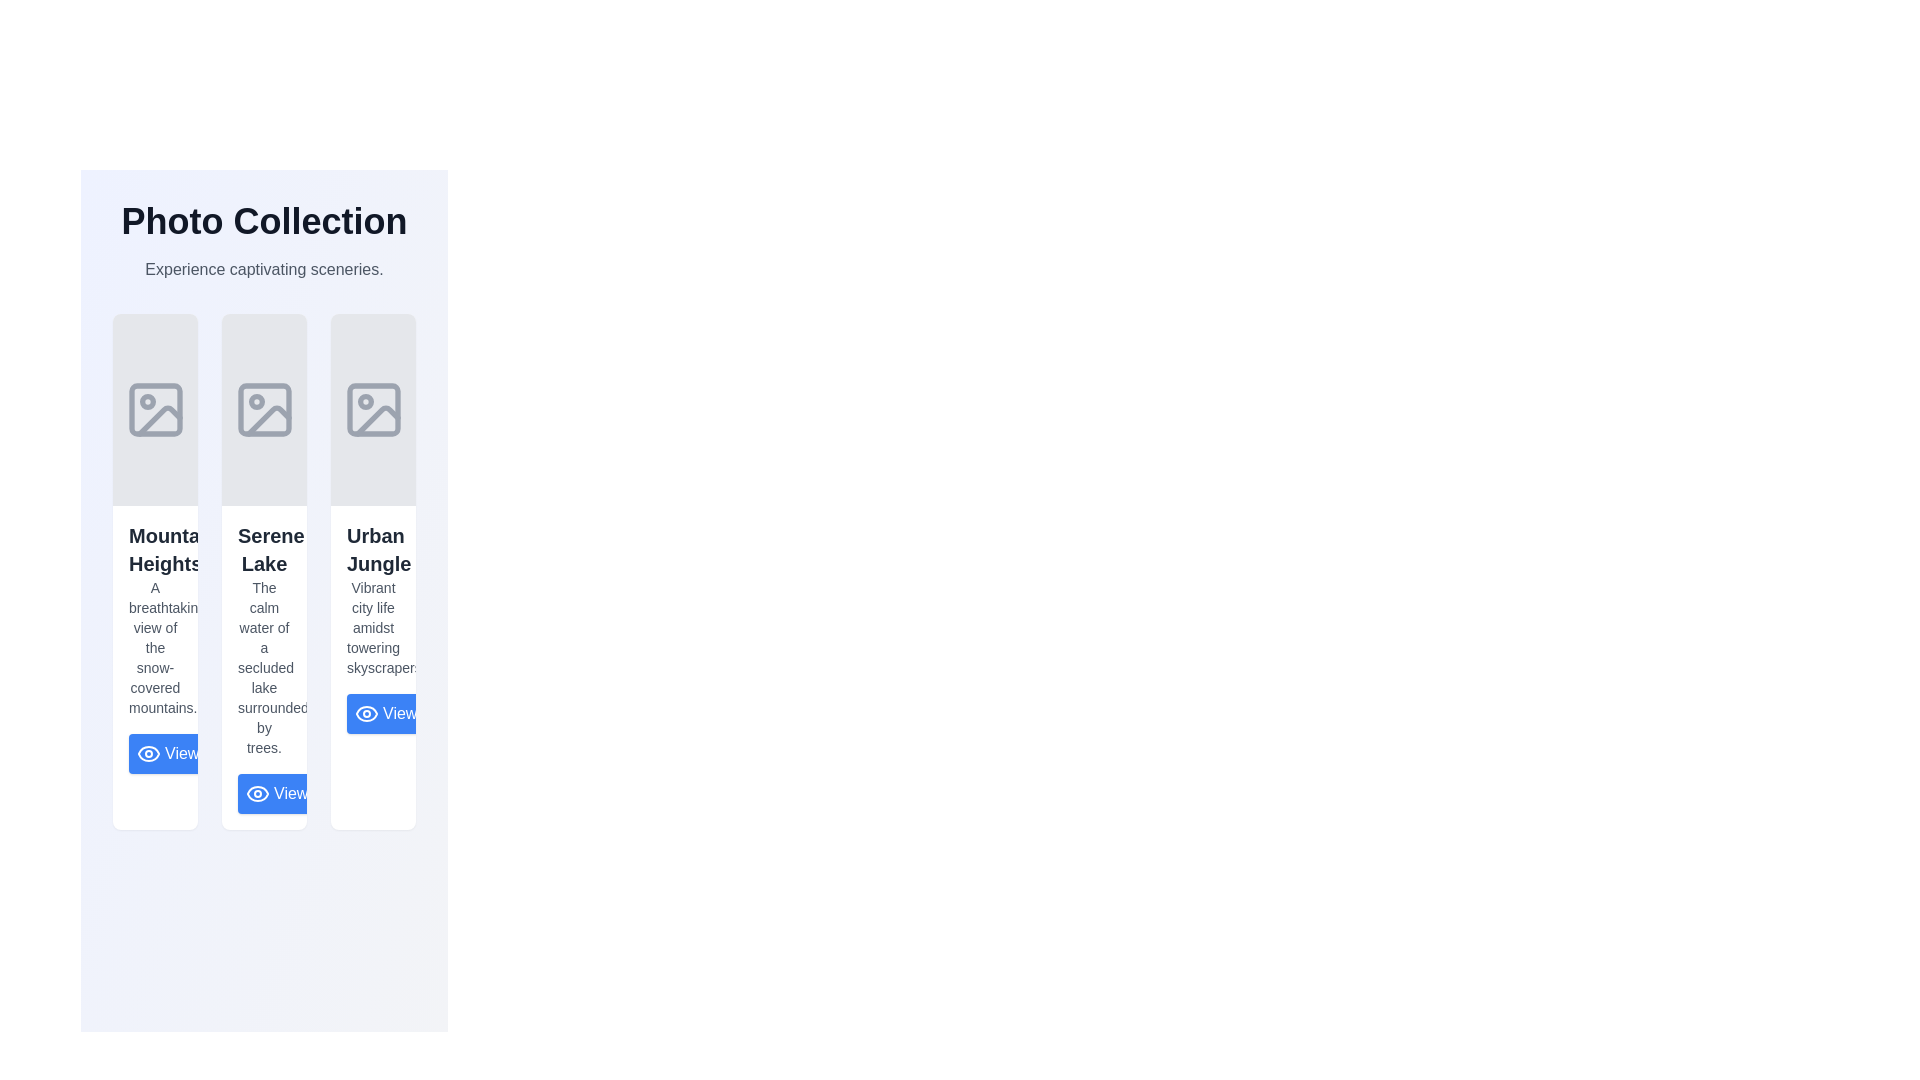 The width and height of the screenshot is (1920, 1080). What do you see at coordinates (373, 408) in the screenshot?
I see `the decorative icon representing the 'Urban Jungle' category, located in the top section of the third panel` at bounding box center [373, 408].